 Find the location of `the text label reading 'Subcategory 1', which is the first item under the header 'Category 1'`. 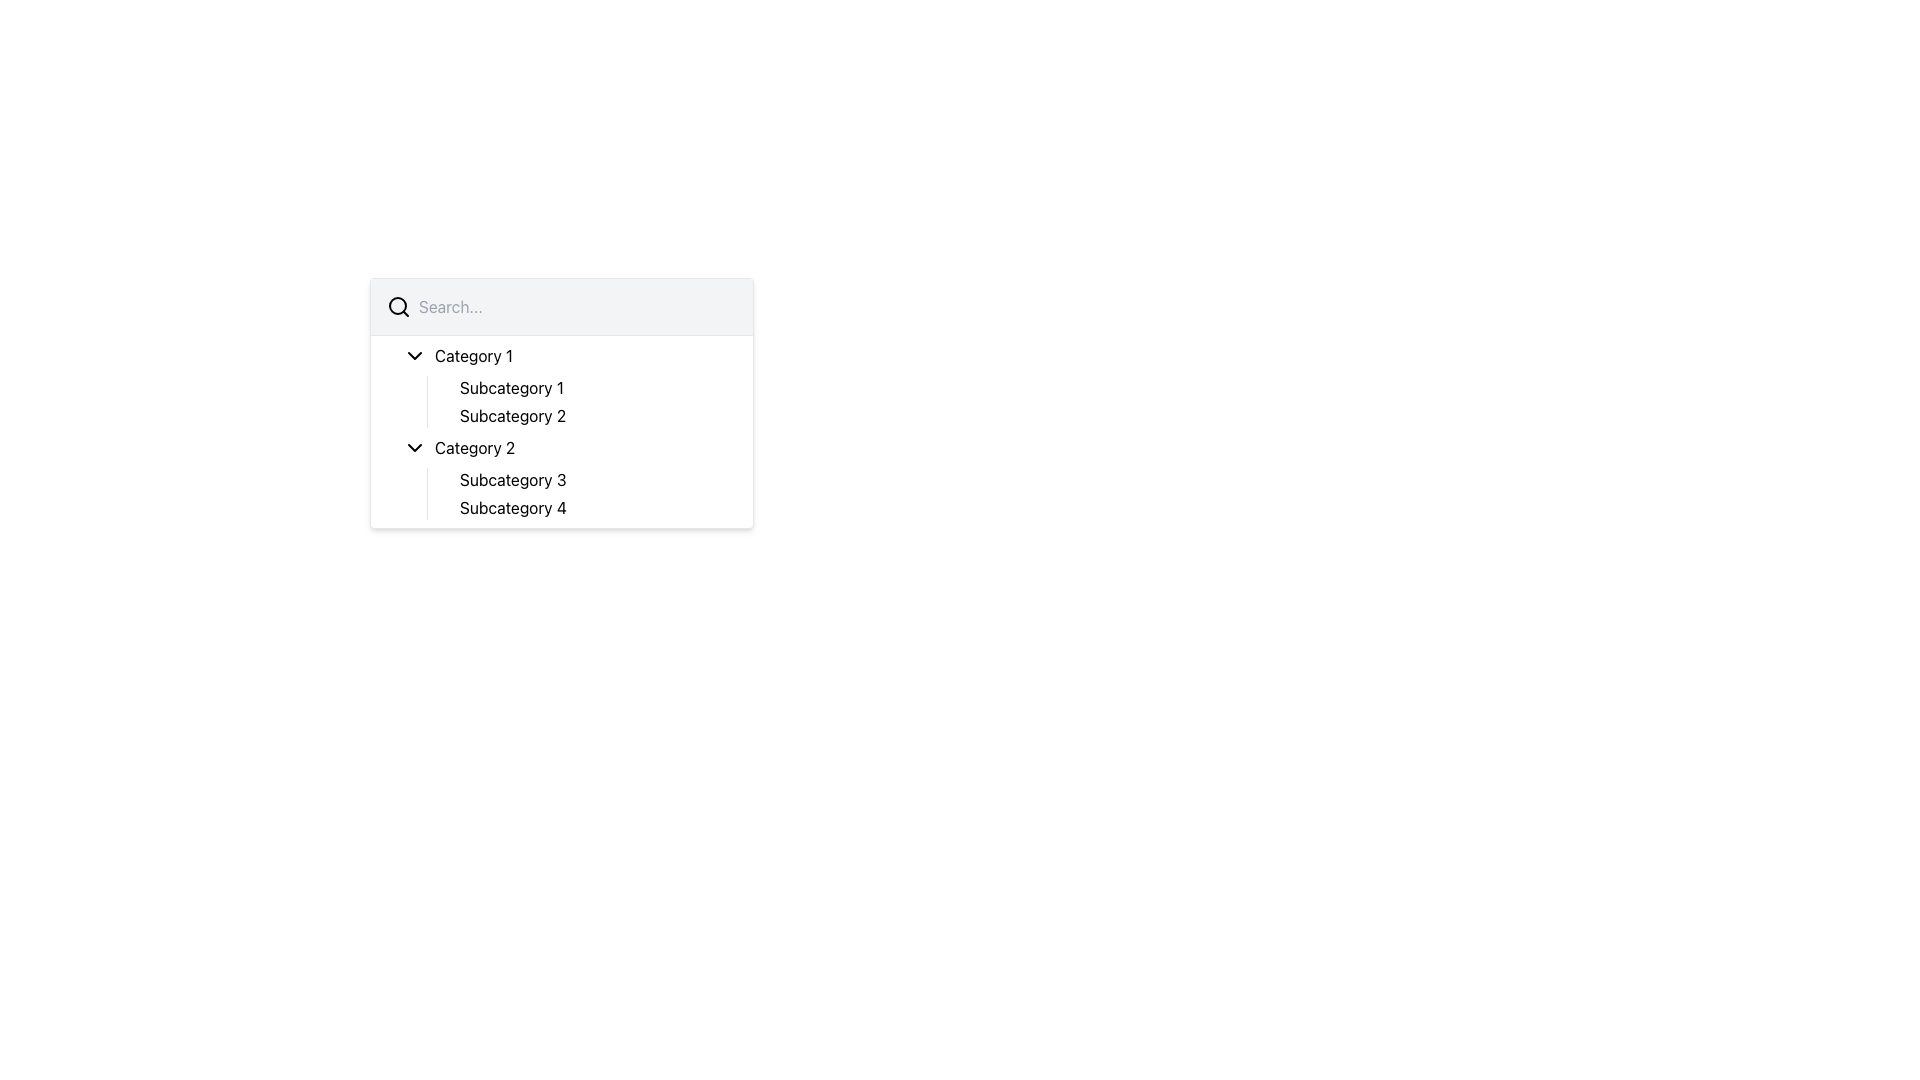

the text label reading 'Subcategory 1', which is the first item under the header 'Category 1' is located at coordinates (511, 388).